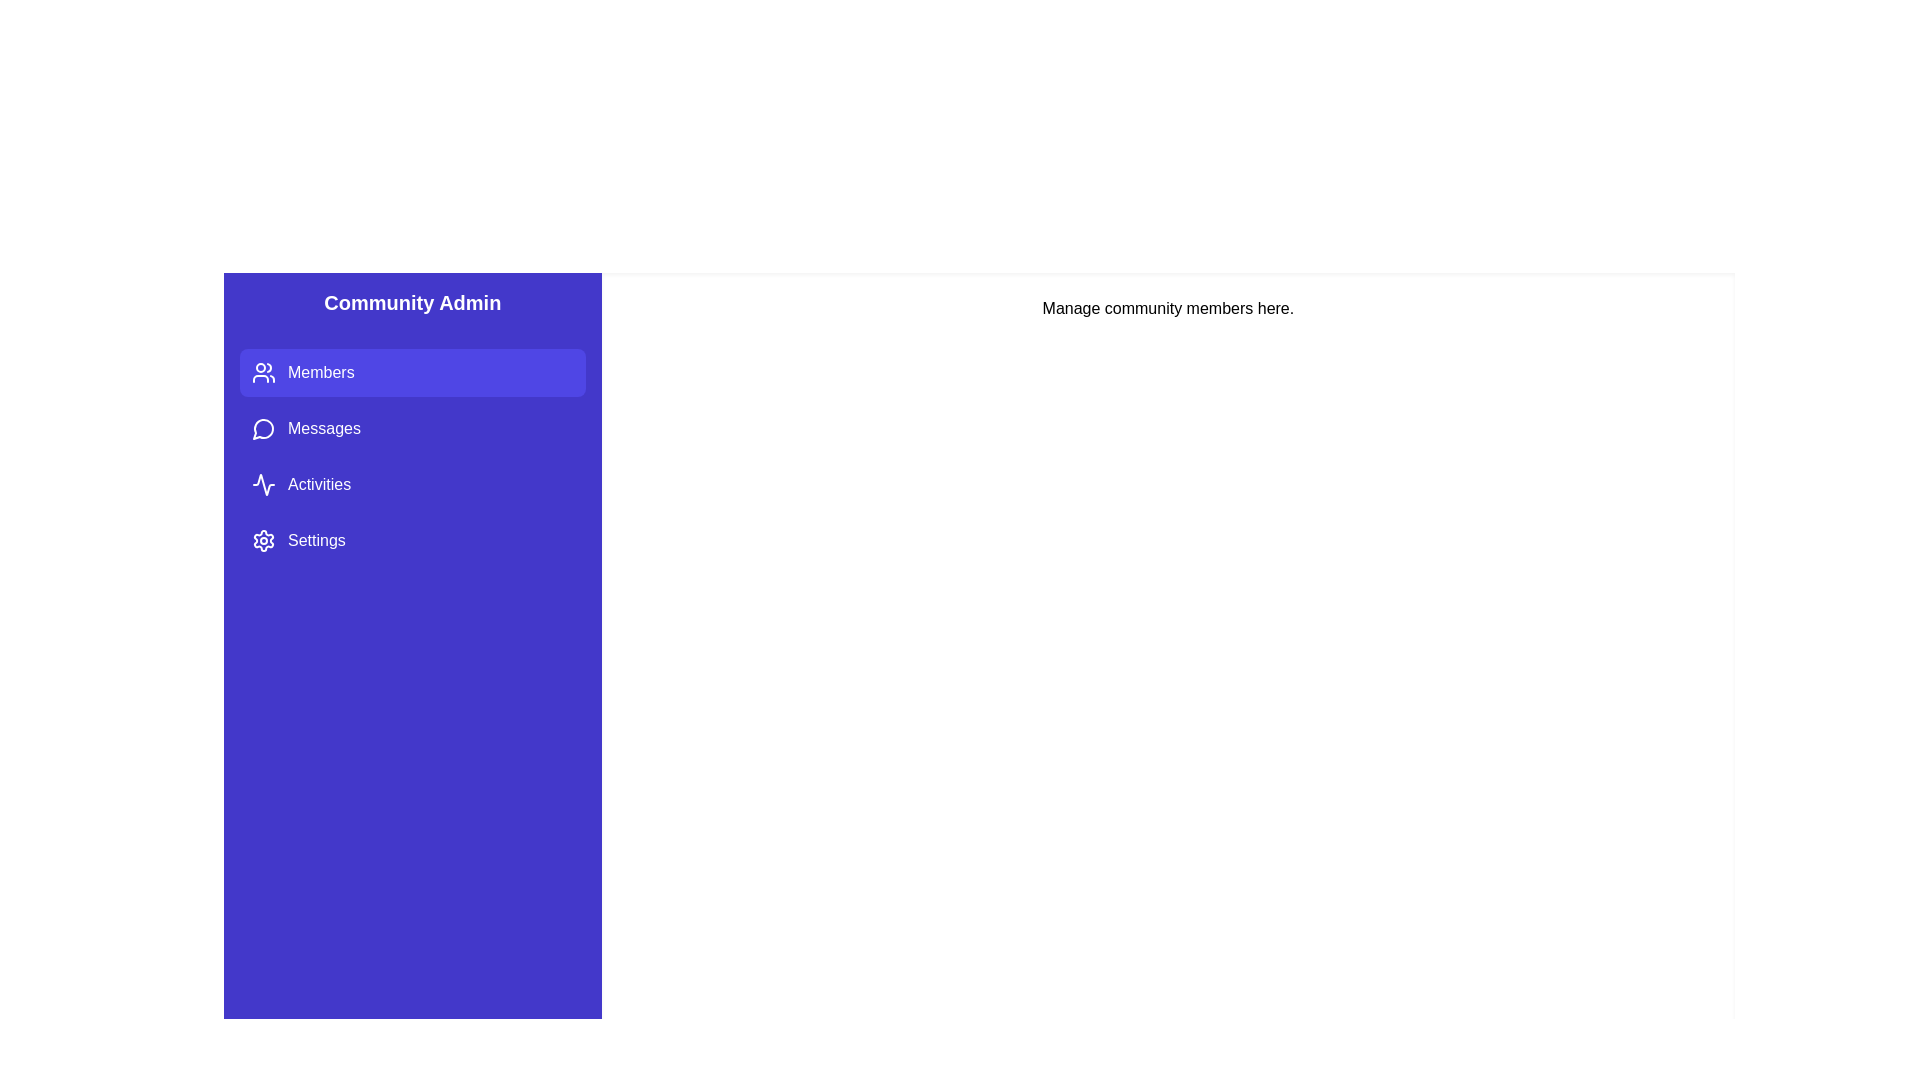 The height and width of the screenshot is (1080, 1920). What do you see at coordinates (411, 303) in the screenshot?
I see `the Text Label at the top of the sidebar, which indicates the role or area associated with the sidebar` at bounding box center [411, 303].